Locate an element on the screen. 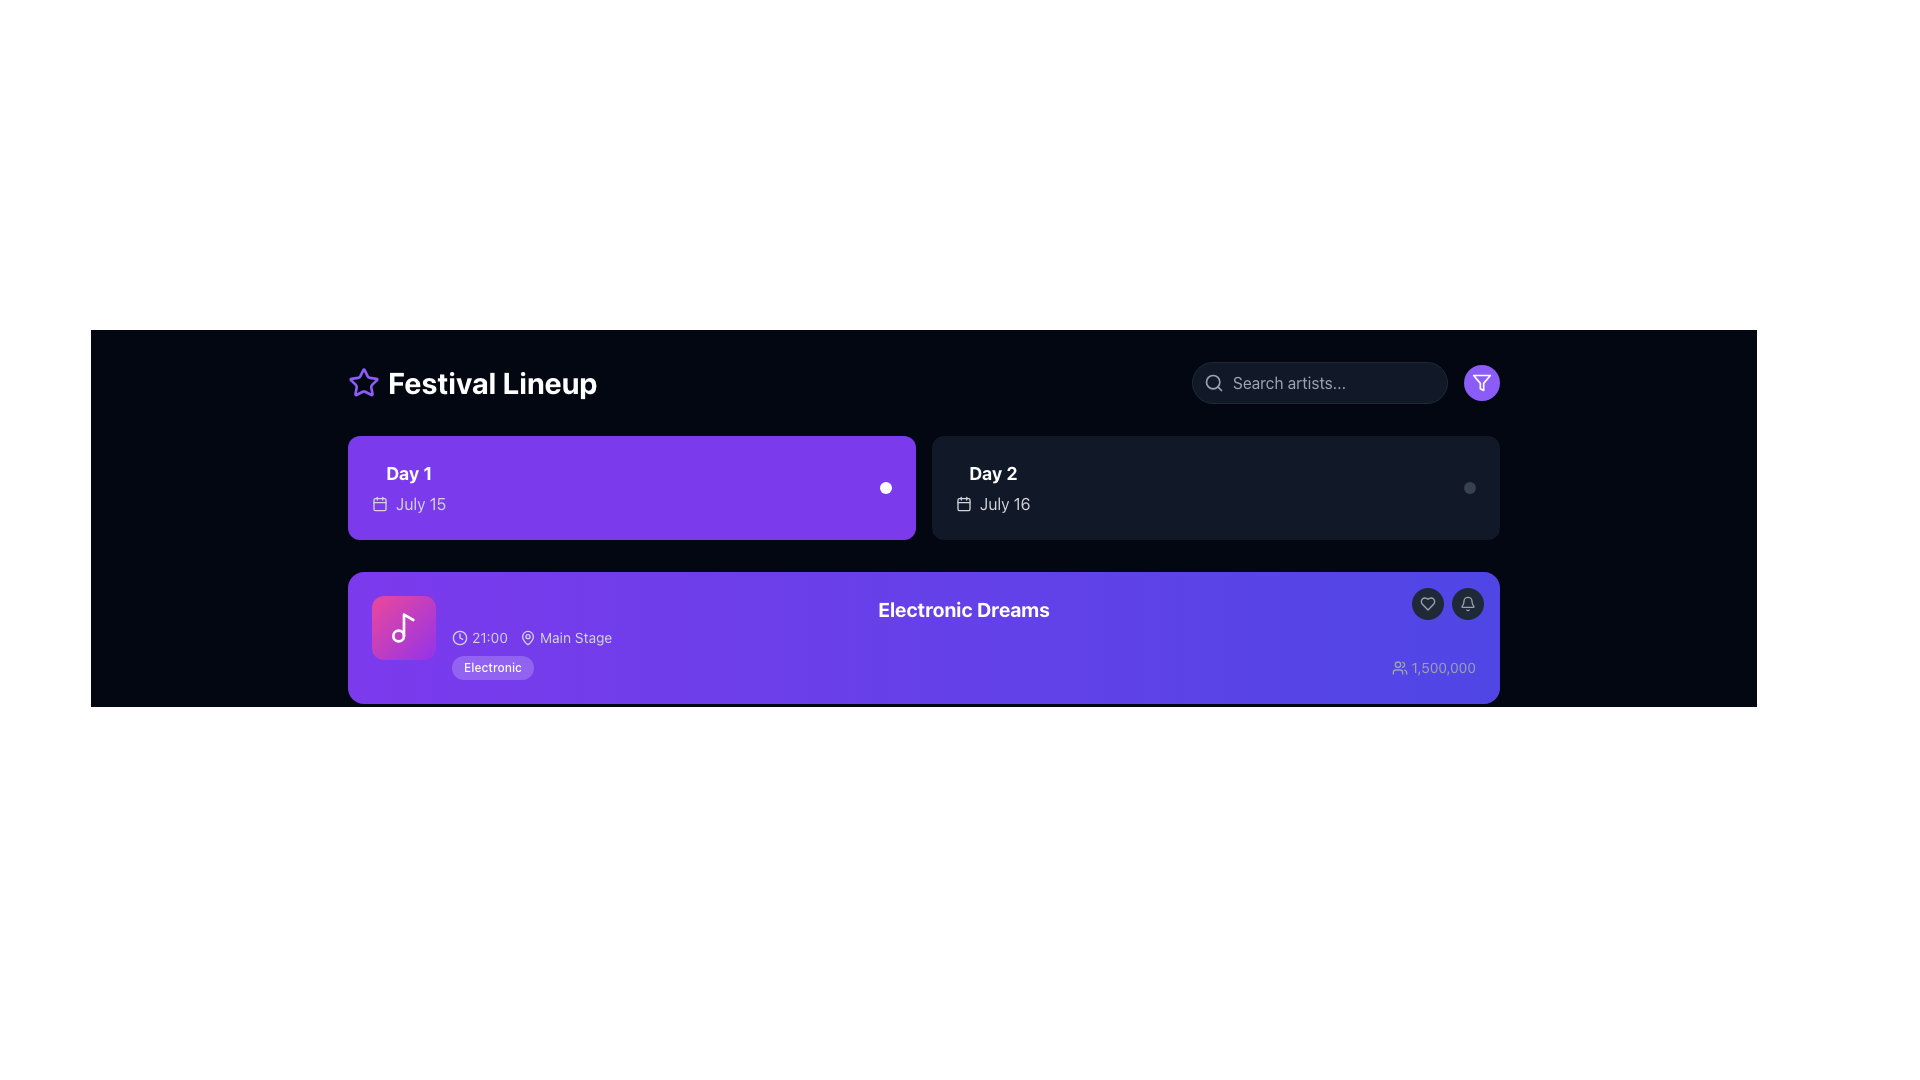 The width and height of the screenshot is (1920, 1080). the interactive button labeled 'Day 1' is located at coordinates (631, 488).